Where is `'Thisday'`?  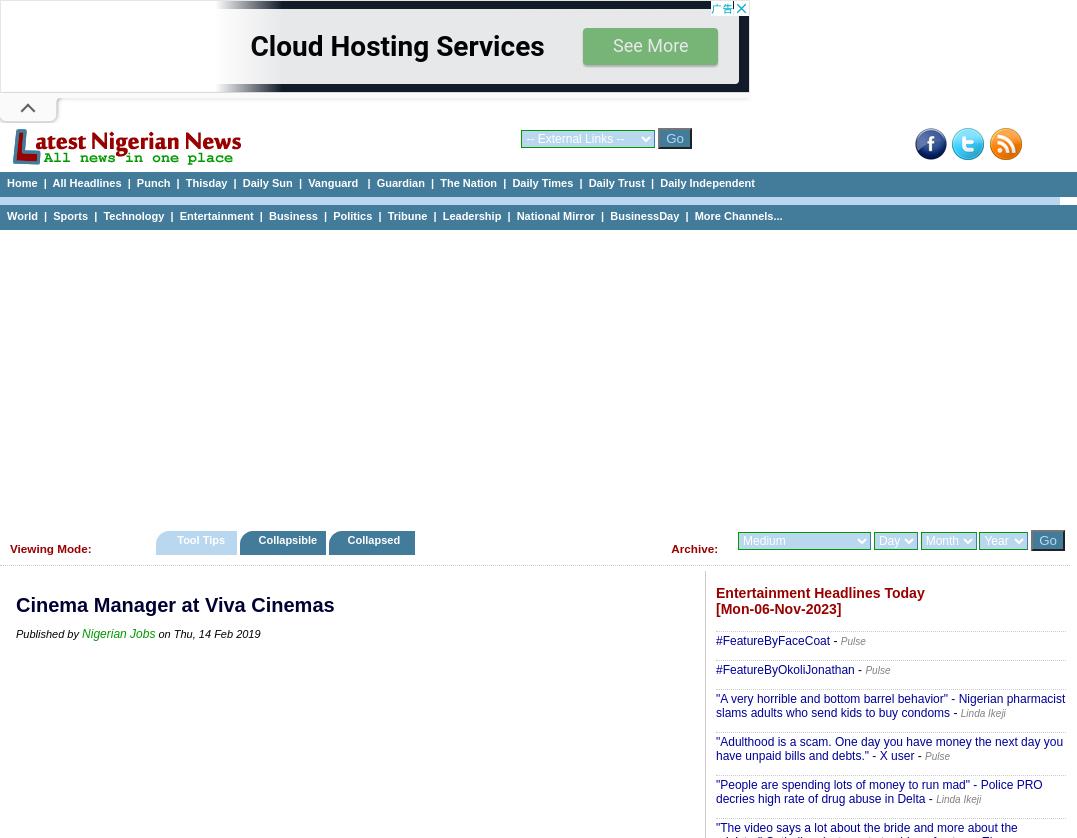 'Thisday' is located at coordinates (205, 183).